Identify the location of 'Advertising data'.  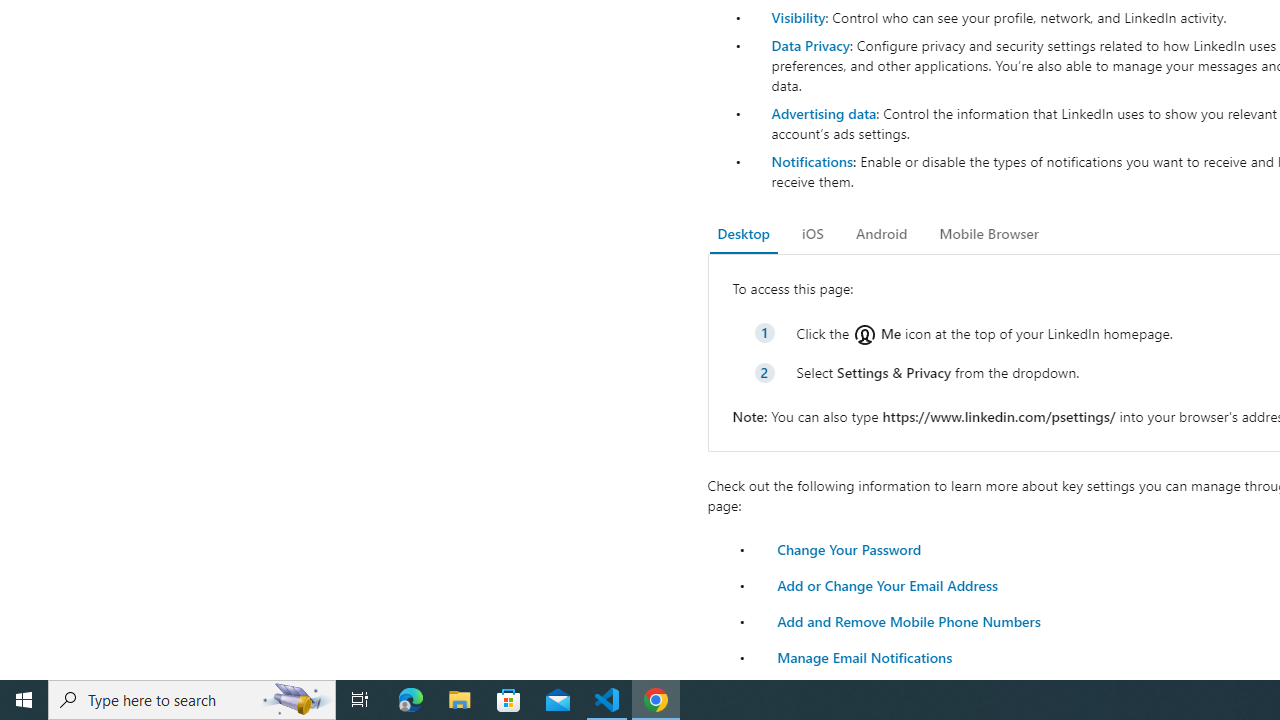
(823, 113).